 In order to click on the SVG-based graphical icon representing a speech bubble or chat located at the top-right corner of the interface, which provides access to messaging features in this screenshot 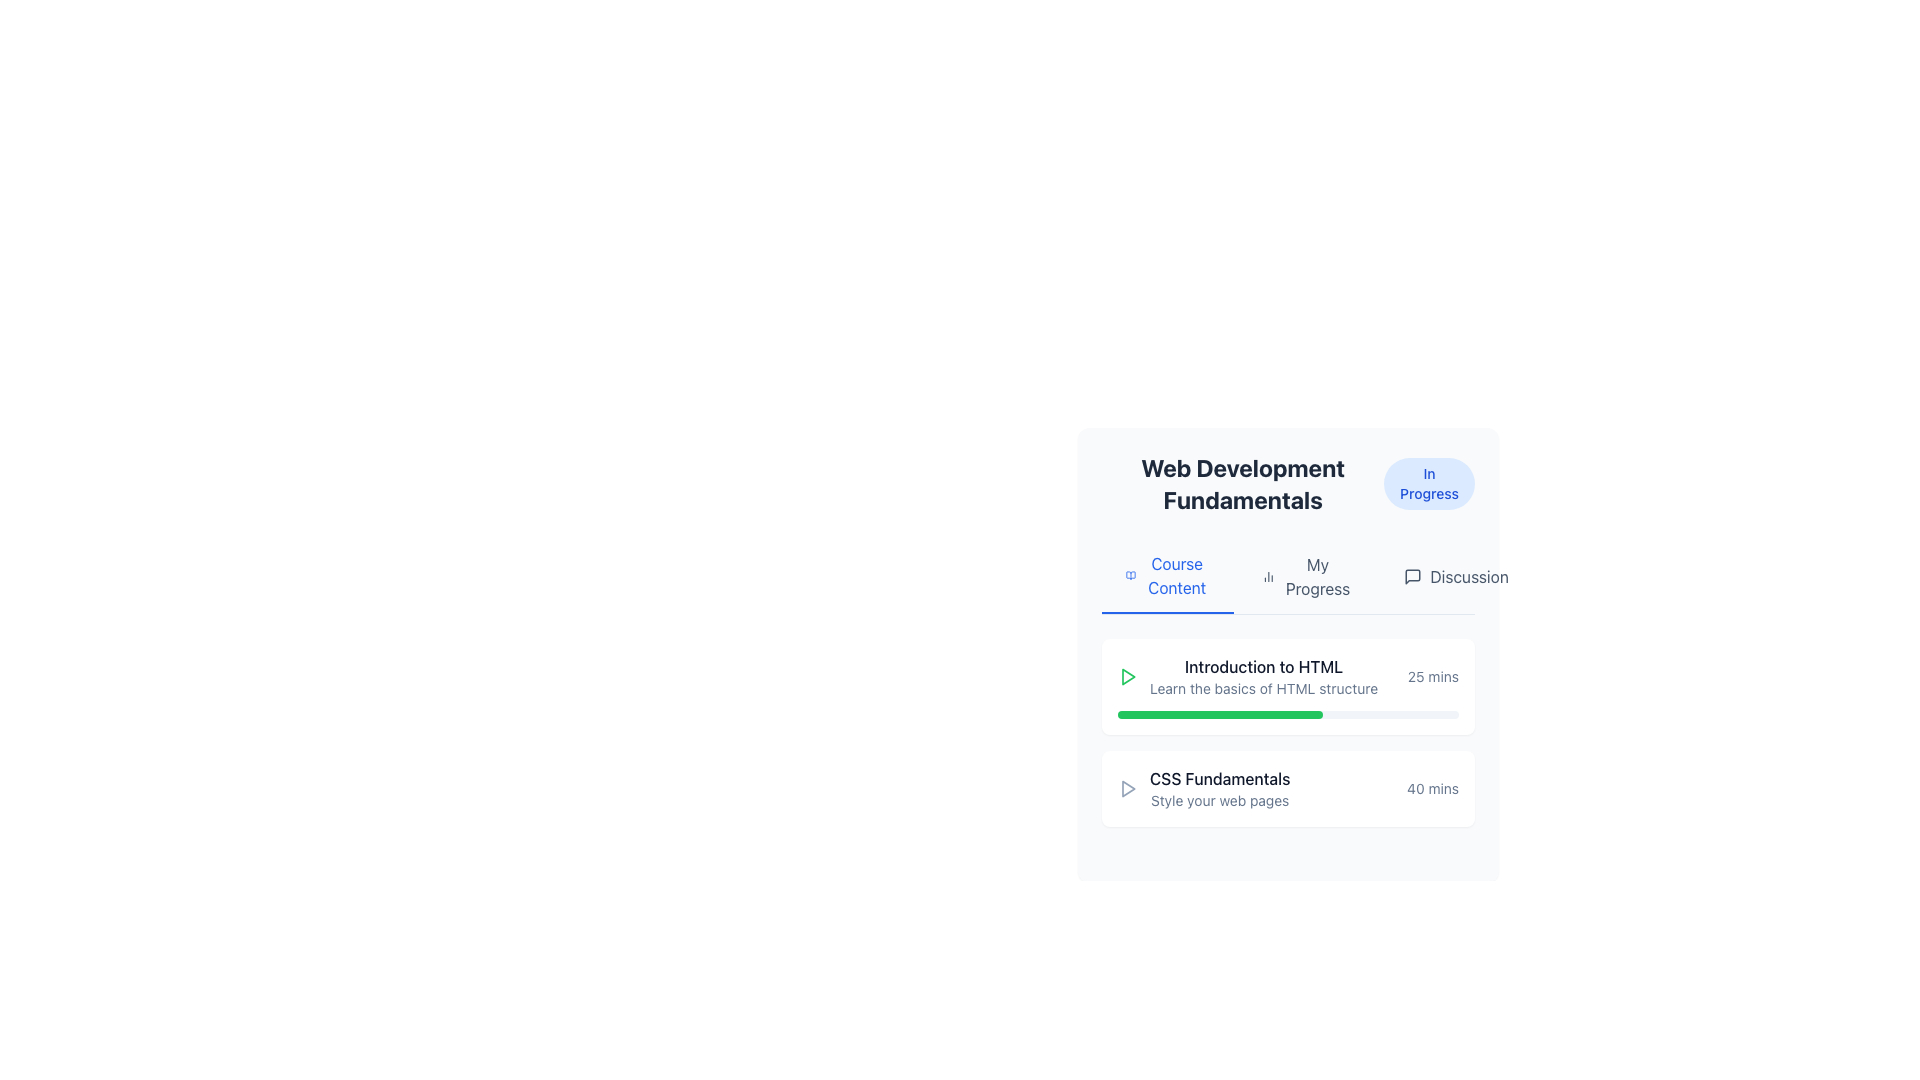, I will do `click(1412, 577)`.